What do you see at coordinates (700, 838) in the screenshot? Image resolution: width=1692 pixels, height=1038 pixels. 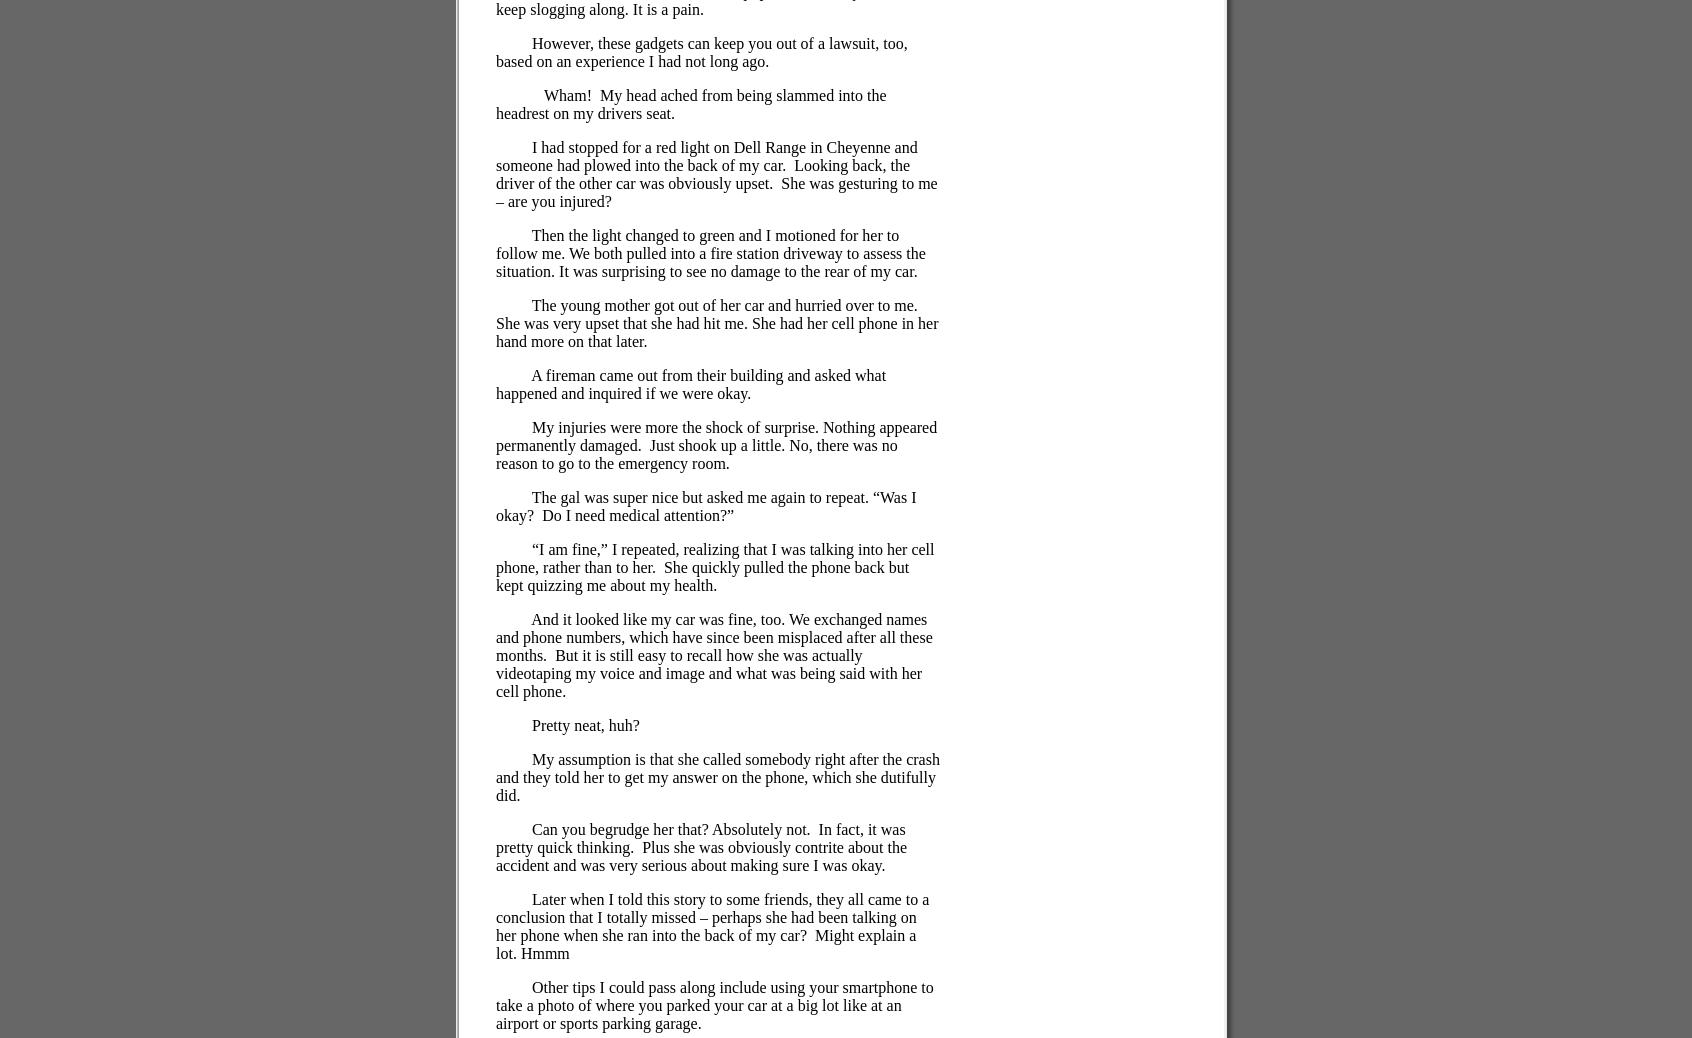 I see `'In
fact, it was pretty quick thinking.'` at bounding box center [700, 838].